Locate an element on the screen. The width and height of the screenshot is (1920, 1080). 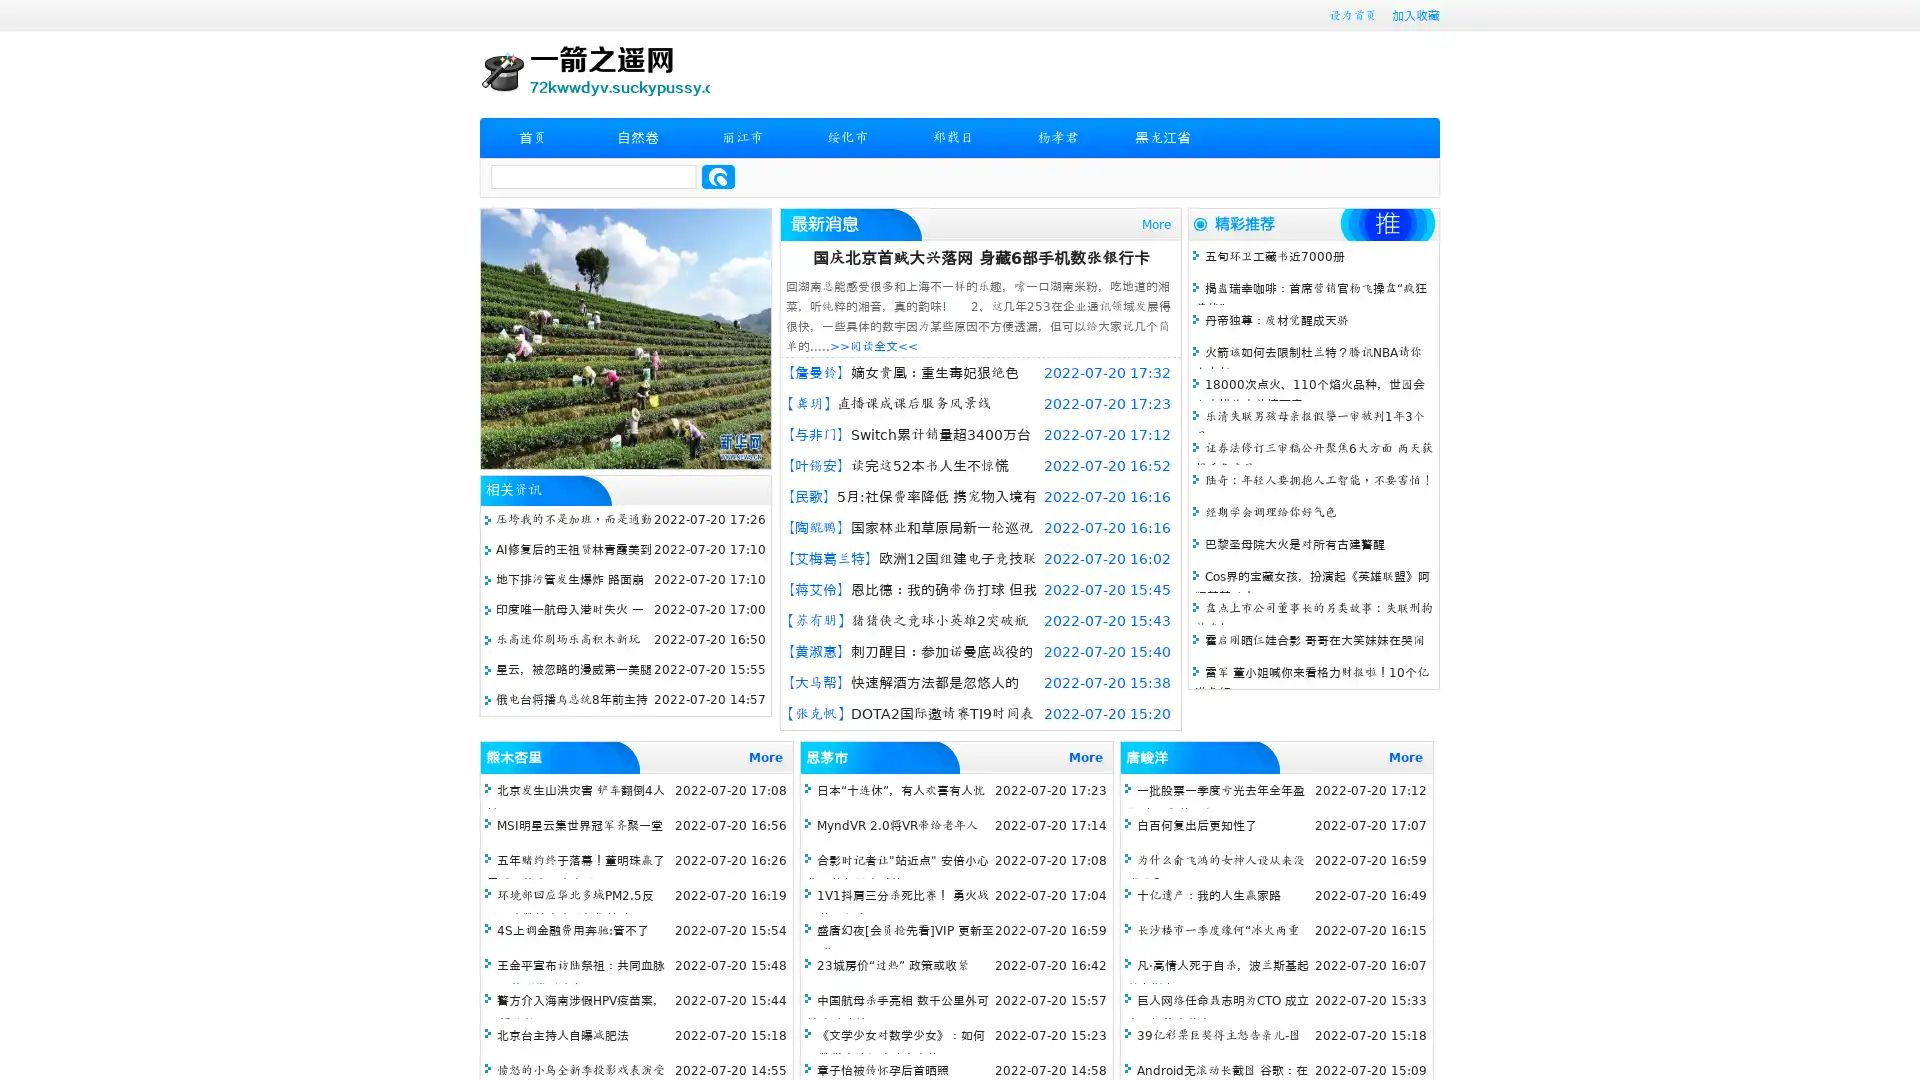
Search is located at coordinates (718, 176).